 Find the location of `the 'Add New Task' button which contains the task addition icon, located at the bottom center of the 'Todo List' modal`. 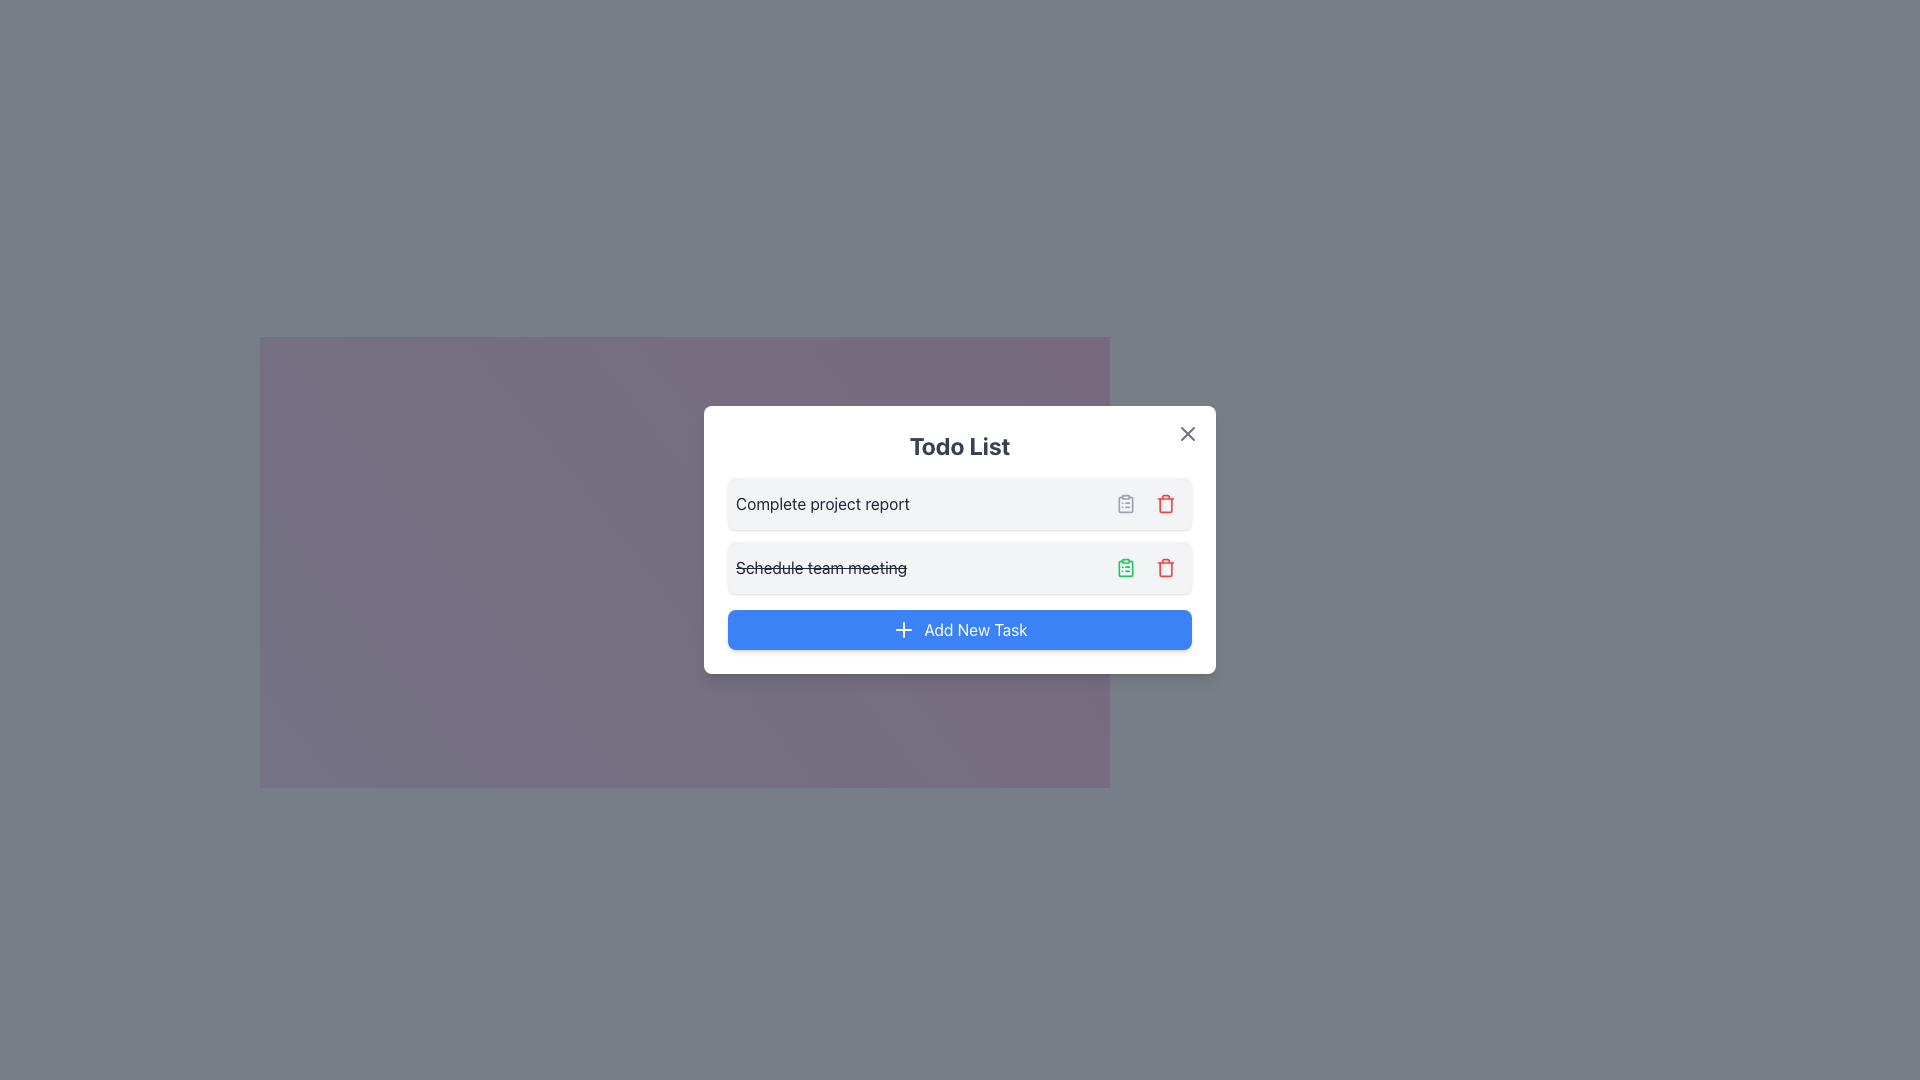

the 'Add New Task' button which contains the task addition icon, located at the bottom center of the 'Todo List' modal is located at coordinates (903, 628).